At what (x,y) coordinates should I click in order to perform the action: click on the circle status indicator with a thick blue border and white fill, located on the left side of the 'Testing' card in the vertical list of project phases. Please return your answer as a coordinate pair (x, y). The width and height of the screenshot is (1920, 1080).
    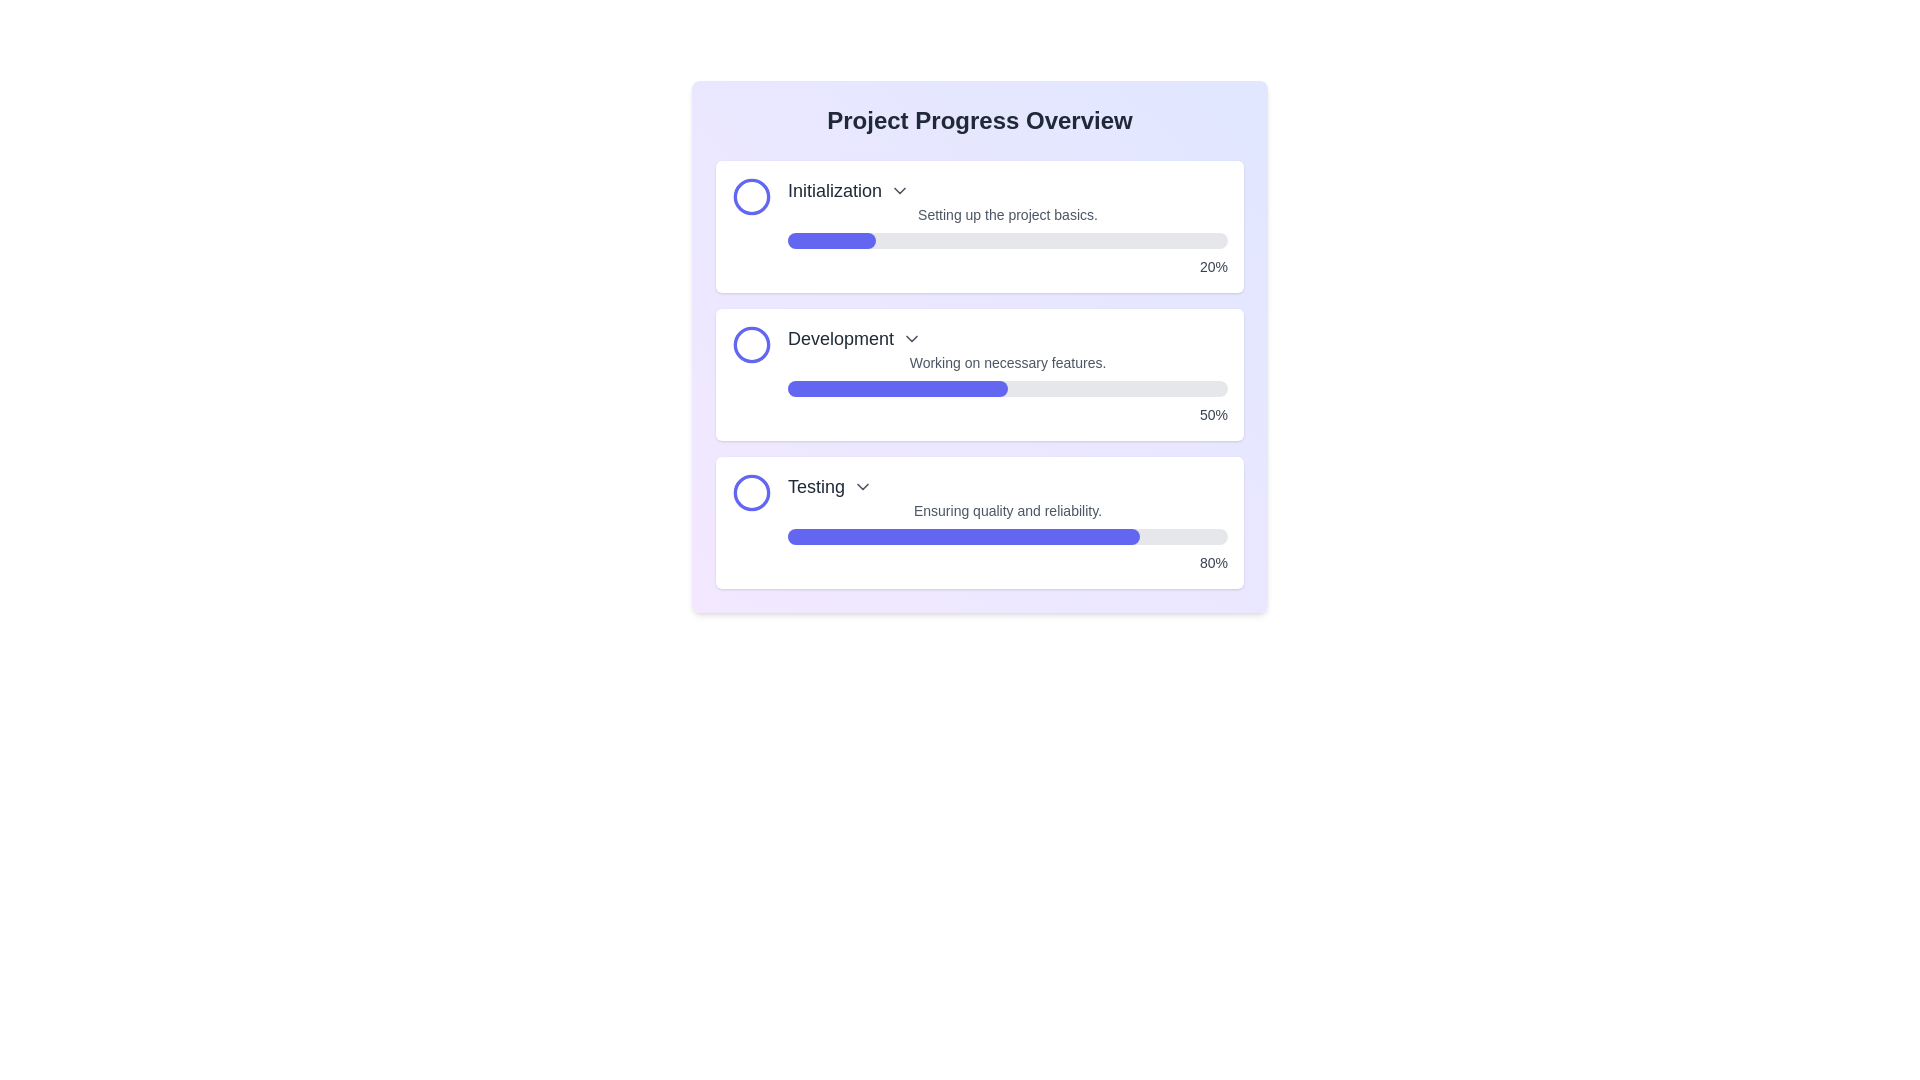
    Looking at the image, I should click on (751, 493).